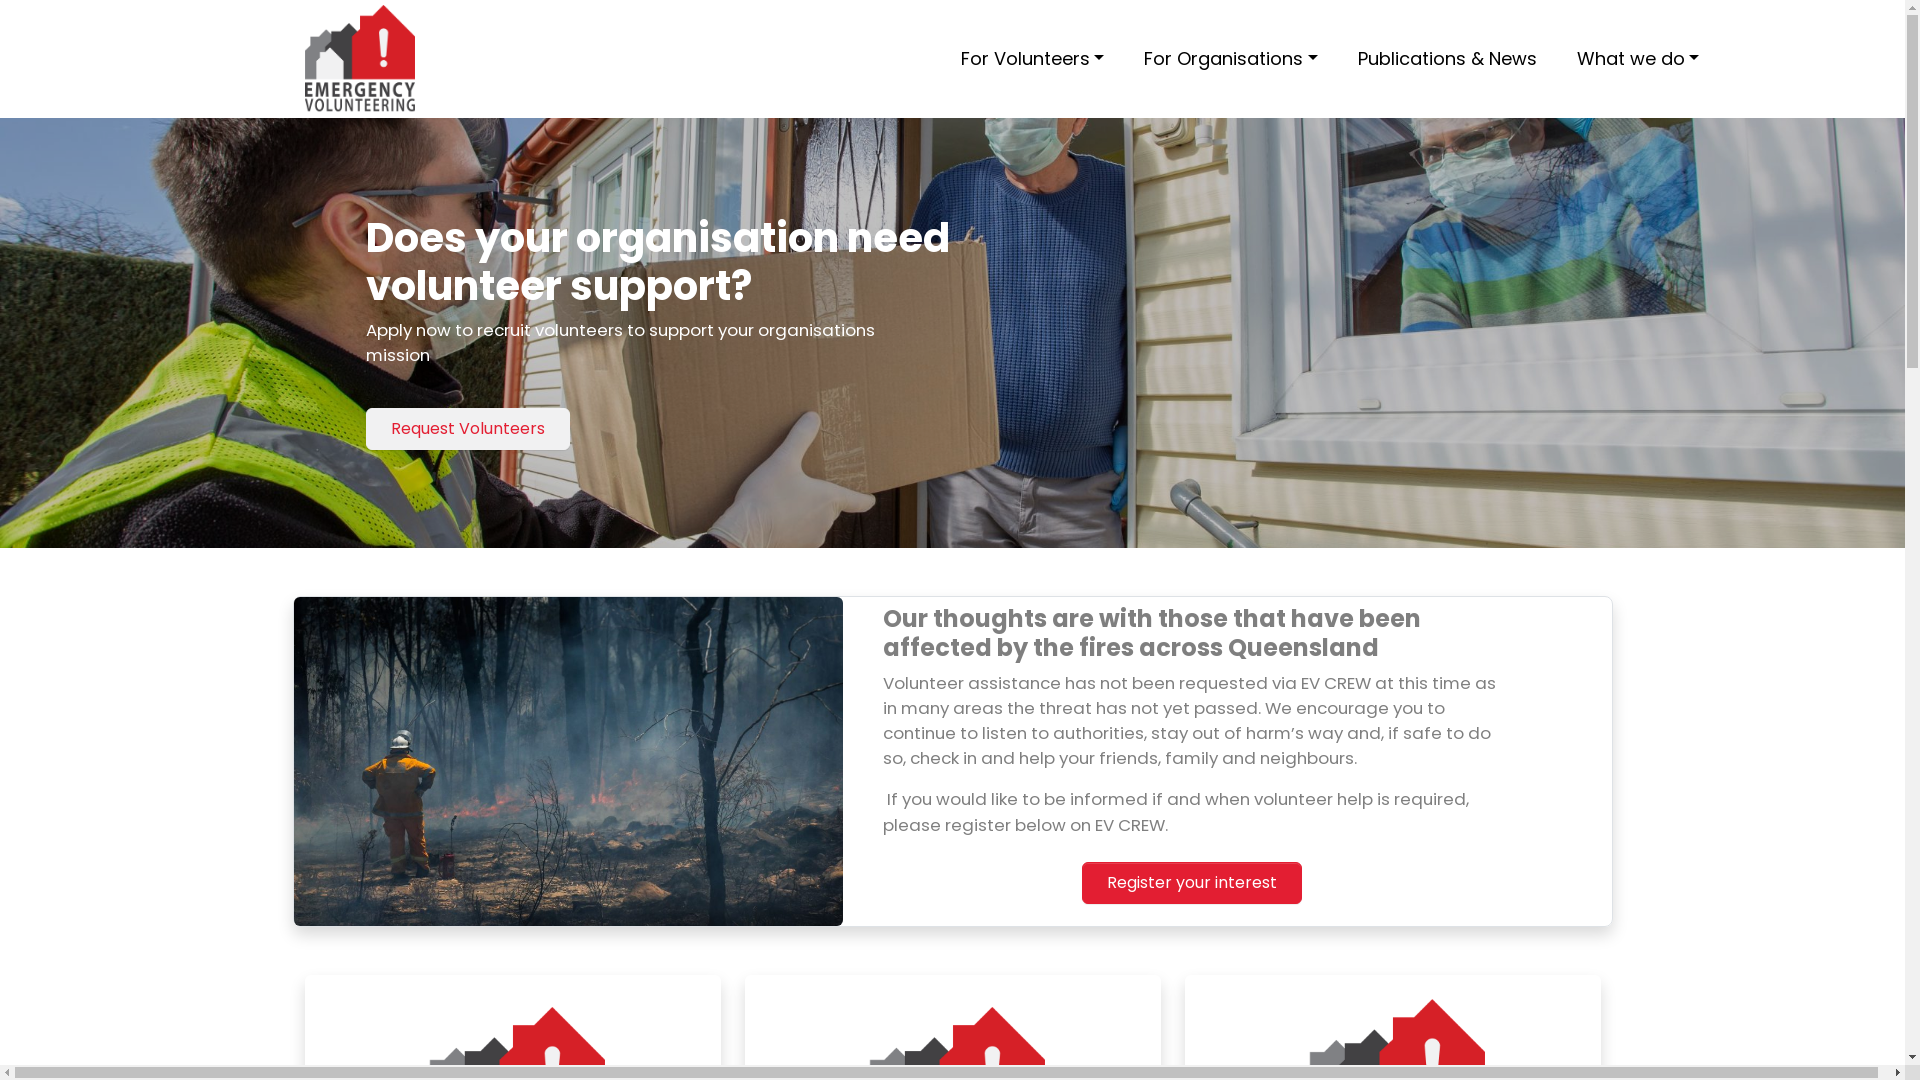 Image resolution: width=1920 pixels, height=1080 pixels. I want to click on 'Publications & News', so click(1349, 57).